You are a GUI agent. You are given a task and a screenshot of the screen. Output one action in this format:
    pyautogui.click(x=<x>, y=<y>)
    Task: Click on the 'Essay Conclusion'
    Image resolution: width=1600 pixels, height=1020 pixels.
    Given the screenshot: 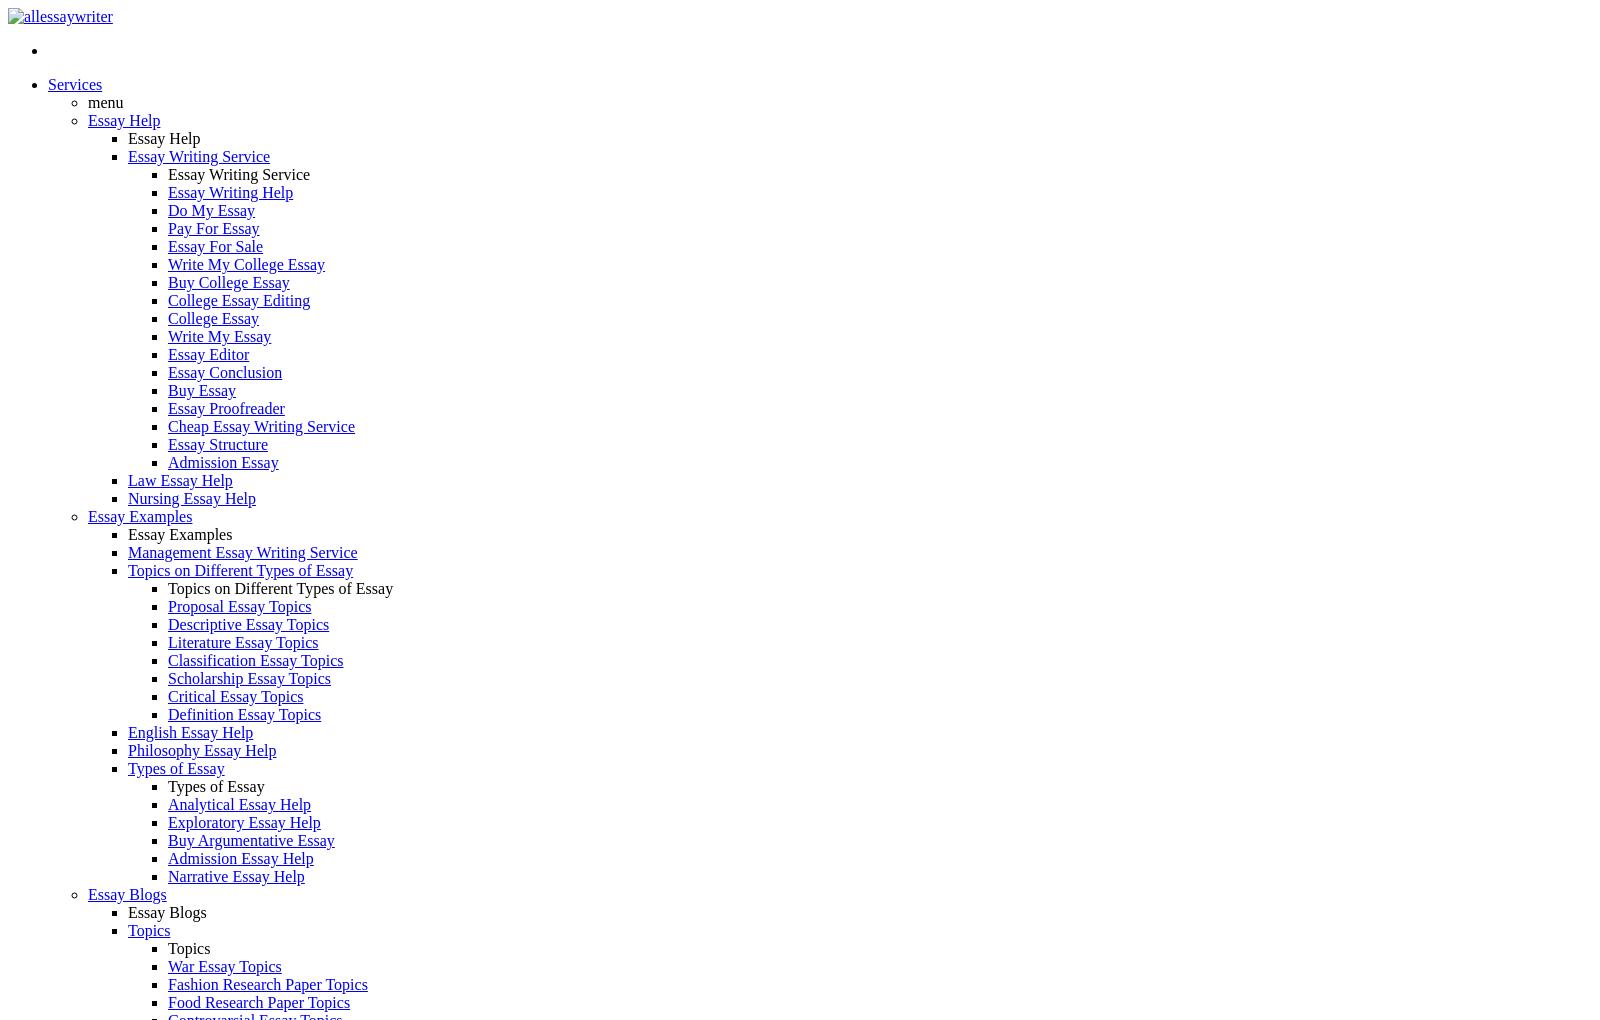 What is the action you would take?
    pyautogui.click(x=167, y=371)
    